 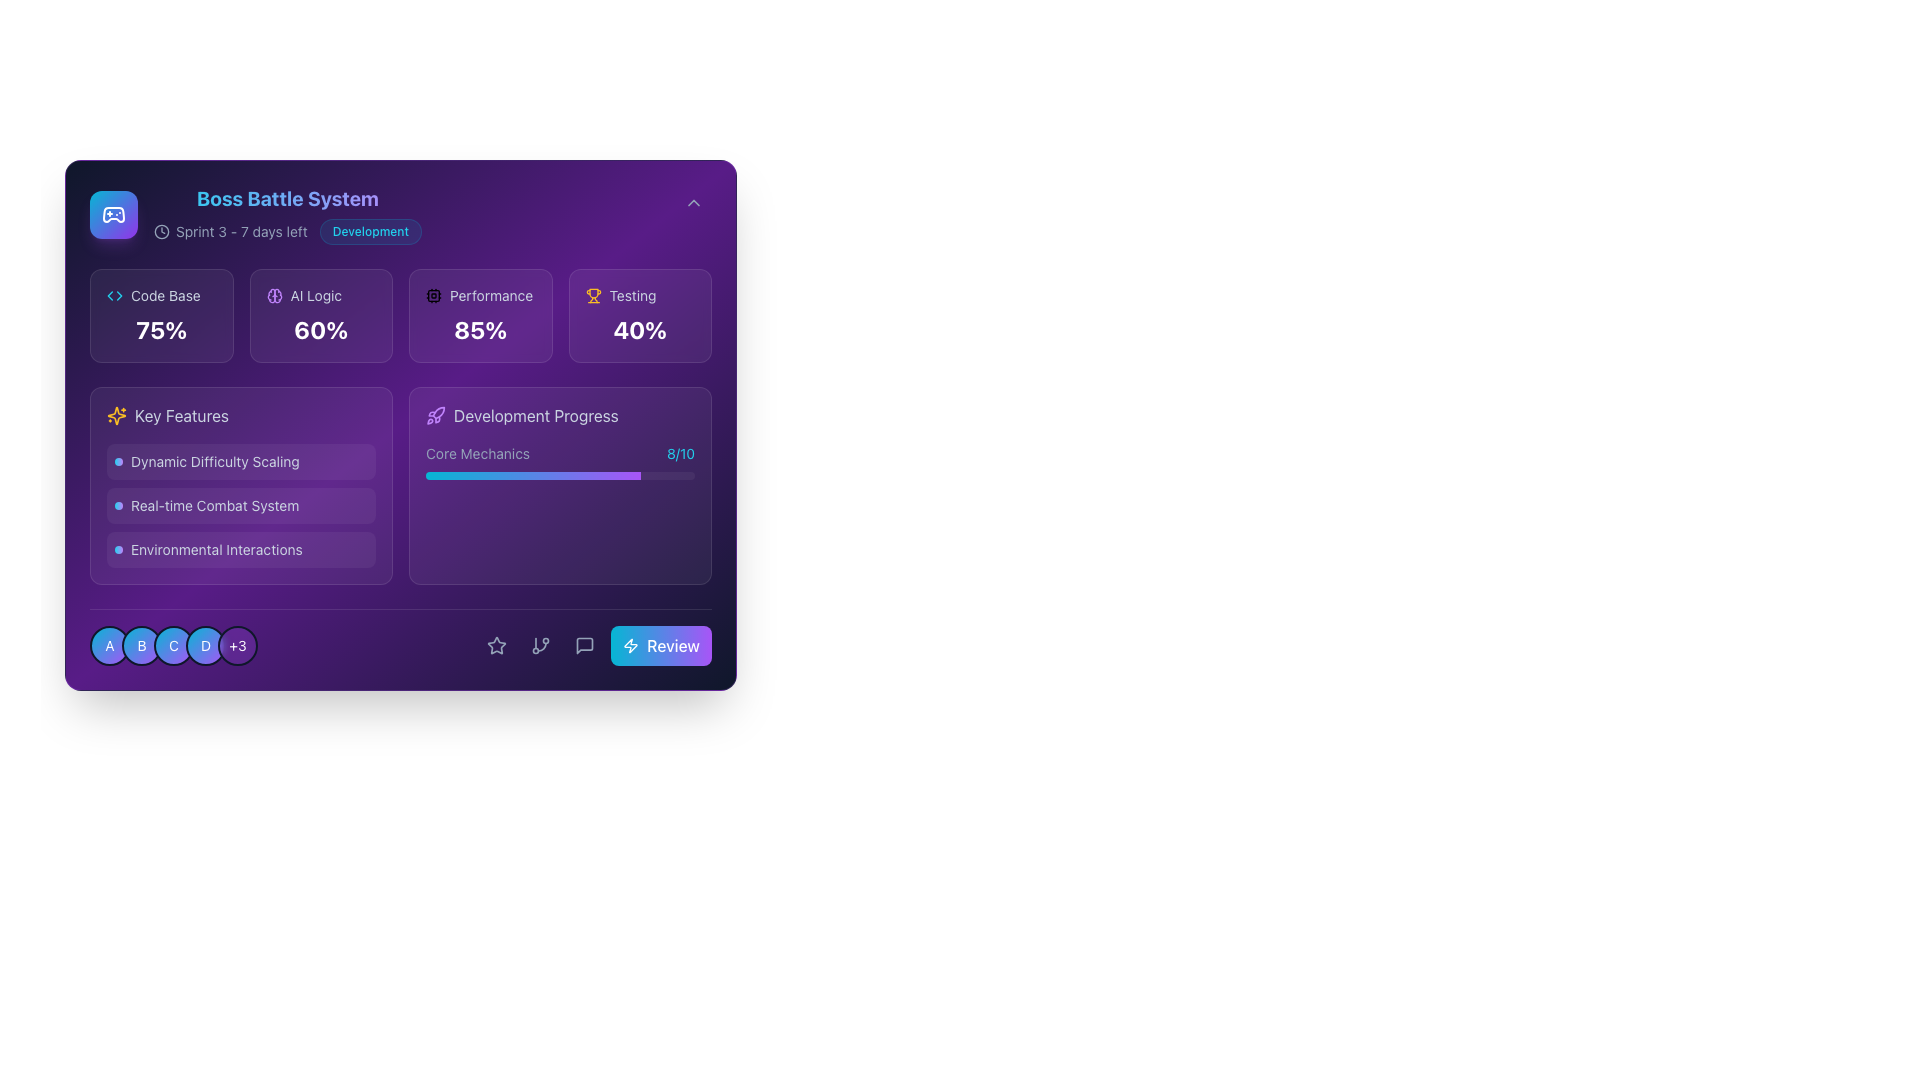 What do you see at coordinates (238, 645) in the screenshot?
I see `the small circular badge with a purple background and the text '+3', which is the fifth badge in a horizontal sequence located at the bottom-left area of the interface` at bounding box center [238, 645].